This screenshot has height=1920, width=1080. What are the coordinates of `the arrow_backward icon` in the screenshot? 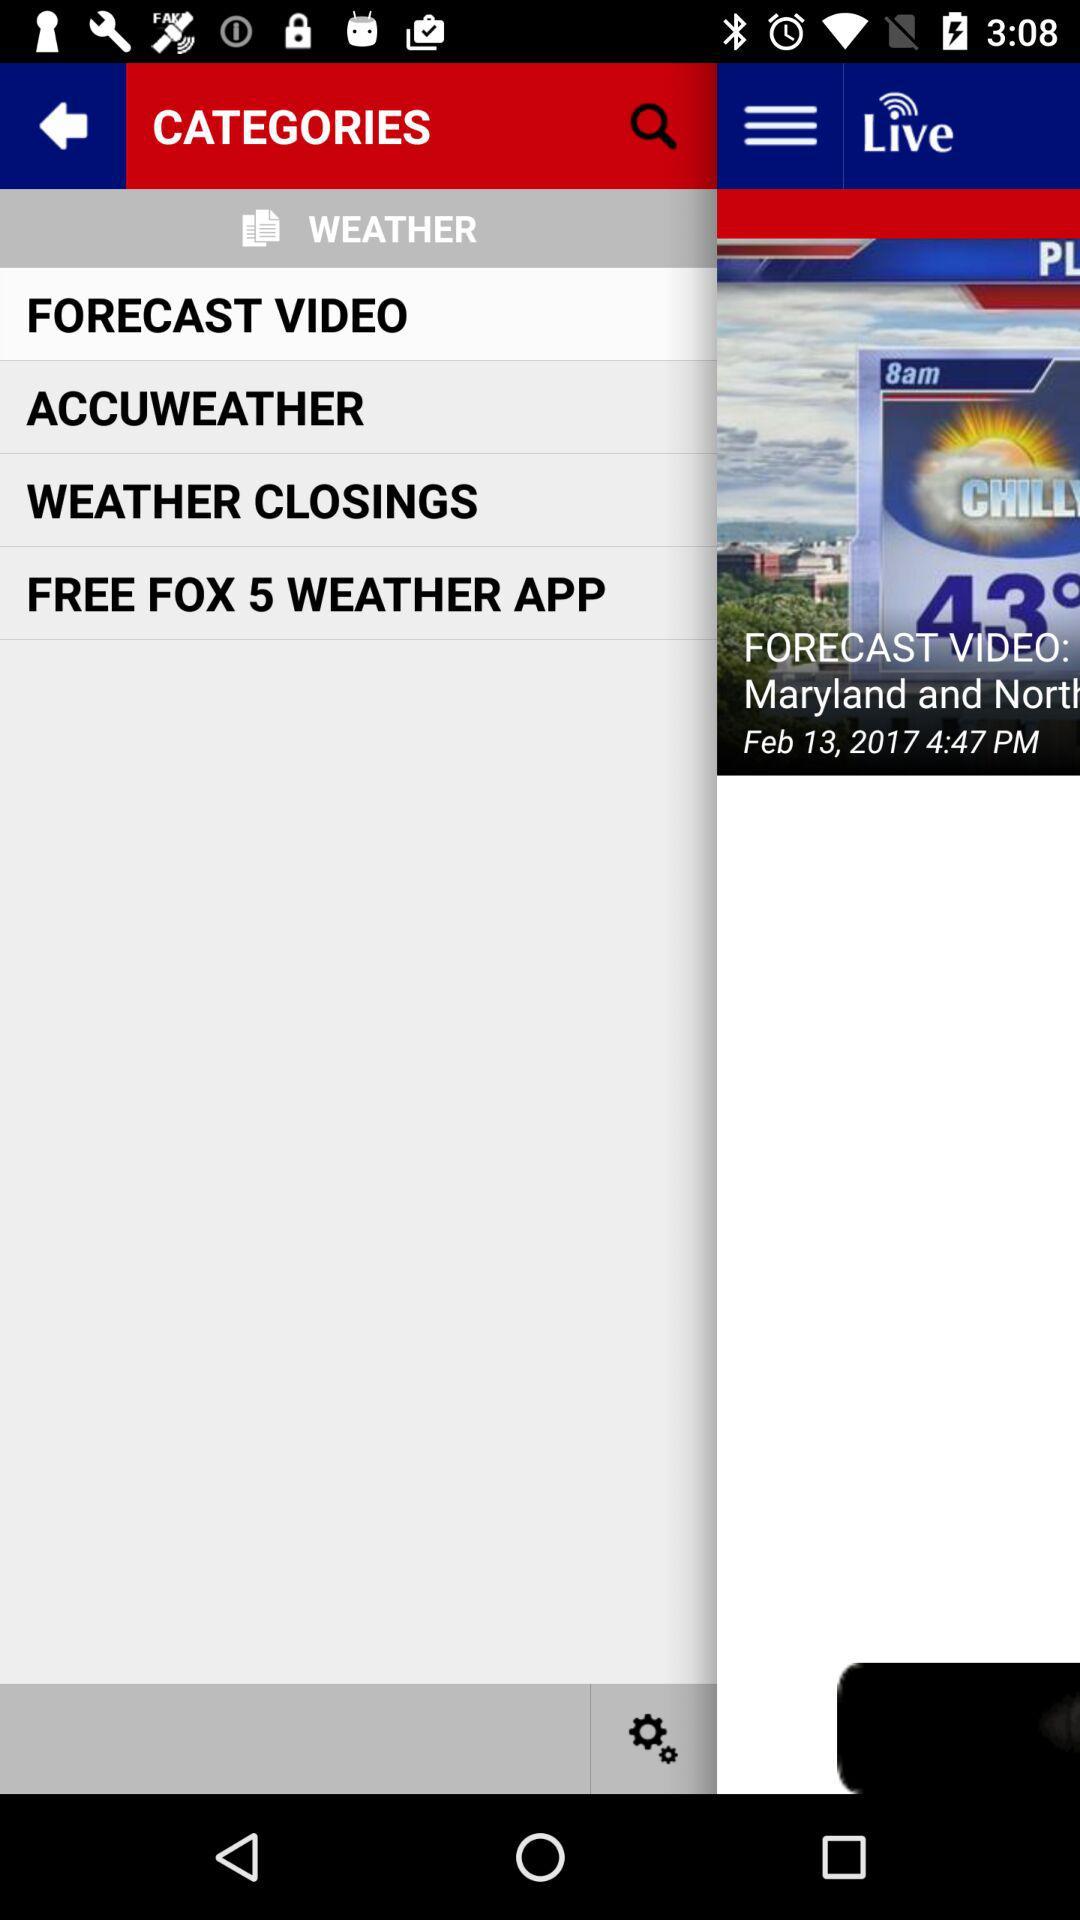 It's located at (61, 124).